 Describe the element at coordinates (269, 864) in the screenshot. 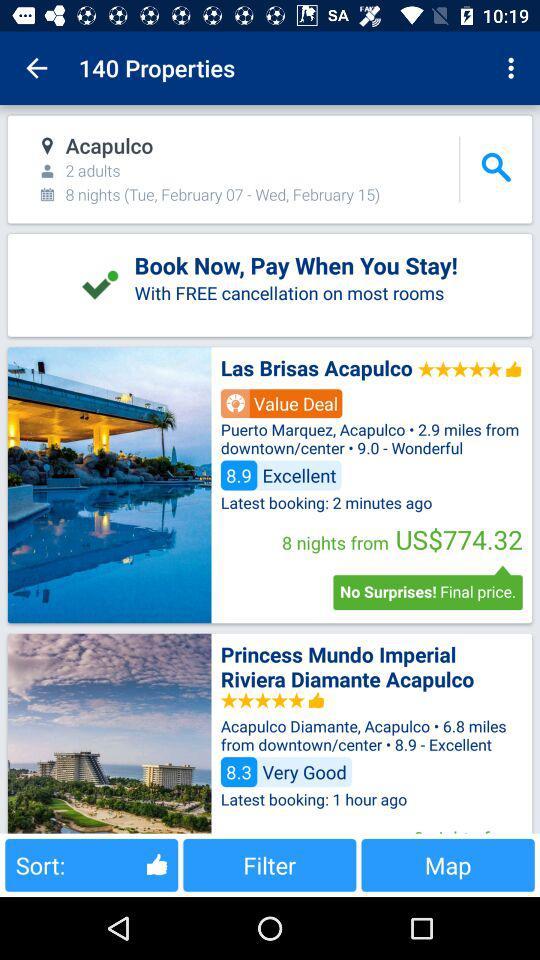

I see `the icon next to the sort:  item` at that location.